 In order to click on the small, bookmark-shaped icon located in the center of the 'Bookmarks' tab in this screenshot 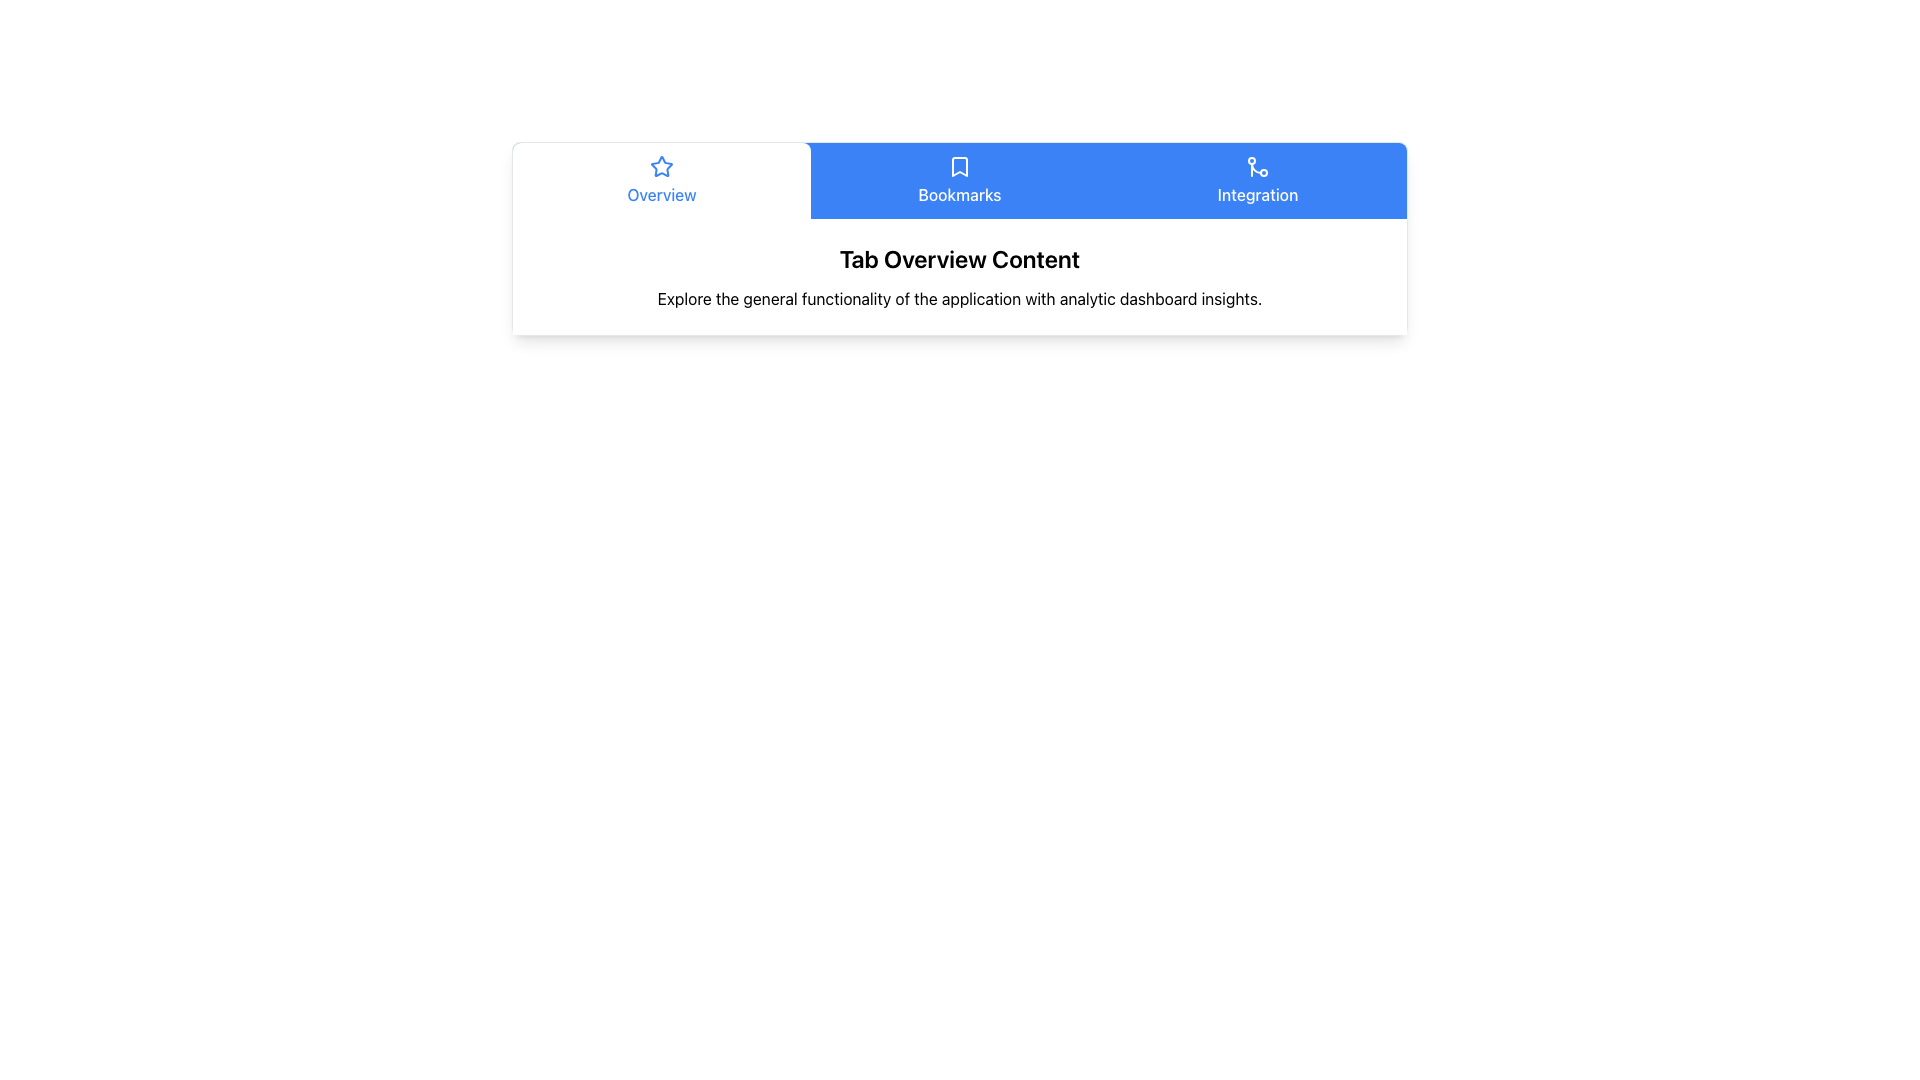, I will do `click(960, 165)`.